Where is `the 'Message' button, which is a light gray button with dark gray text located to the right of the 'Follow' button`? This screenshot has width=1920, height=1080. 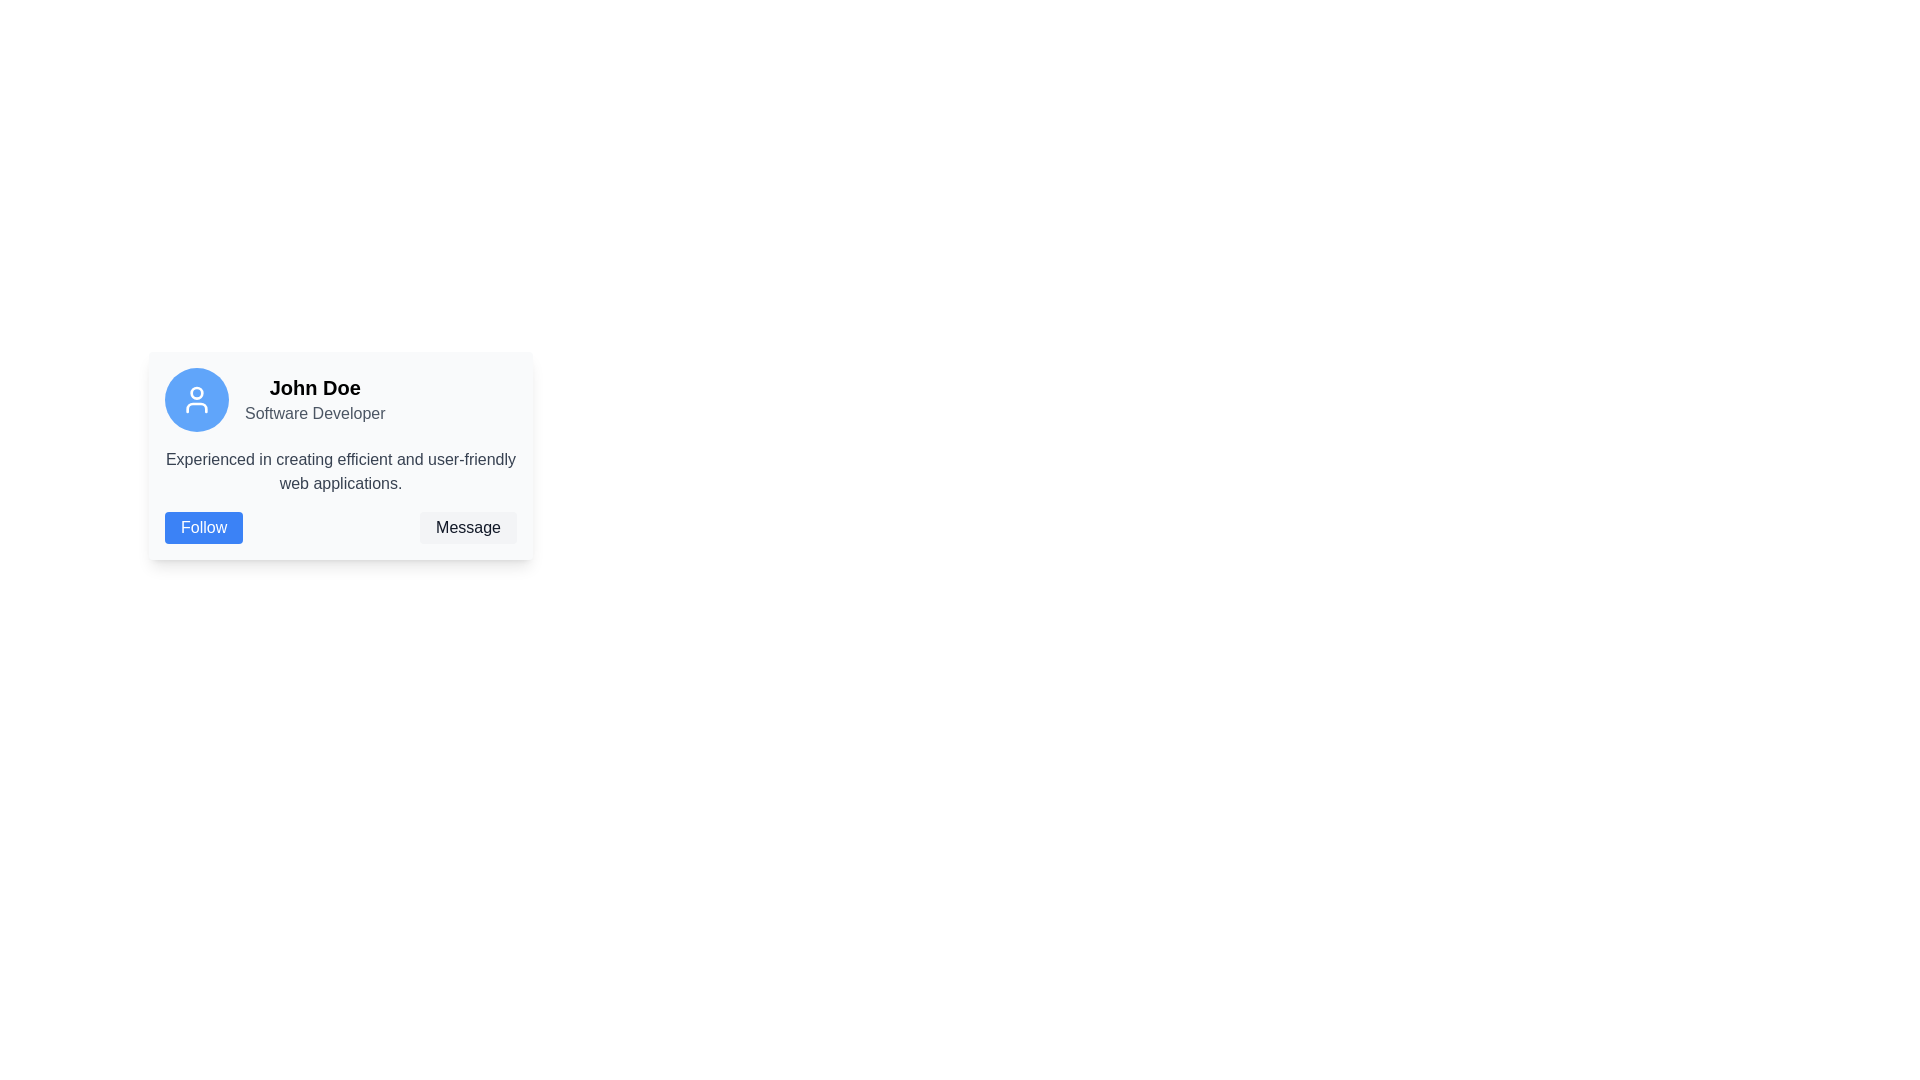
the 'Message' button, which is a light gray button with dark gray text located to the right of the 'Follow' button is located at coordinates (467, 527).